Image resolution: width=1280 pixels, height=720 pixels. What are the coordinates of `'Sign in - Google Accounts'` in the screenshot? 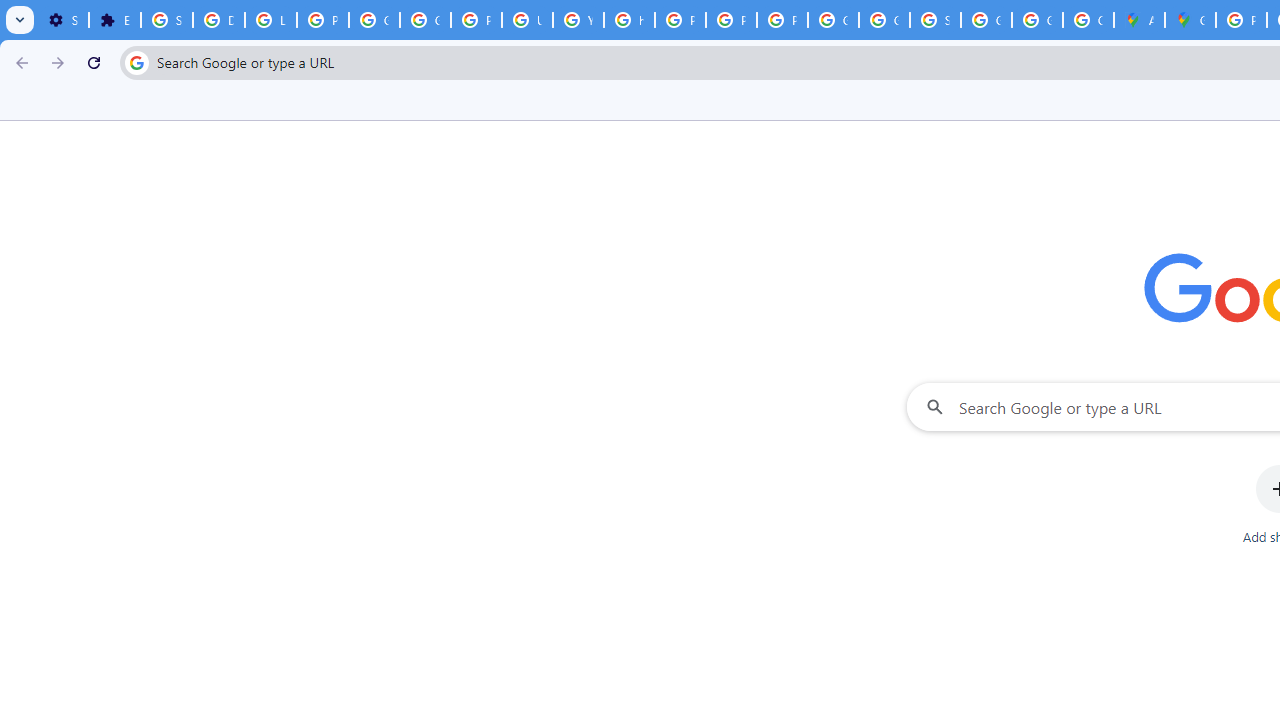 It's located at (167, 20).